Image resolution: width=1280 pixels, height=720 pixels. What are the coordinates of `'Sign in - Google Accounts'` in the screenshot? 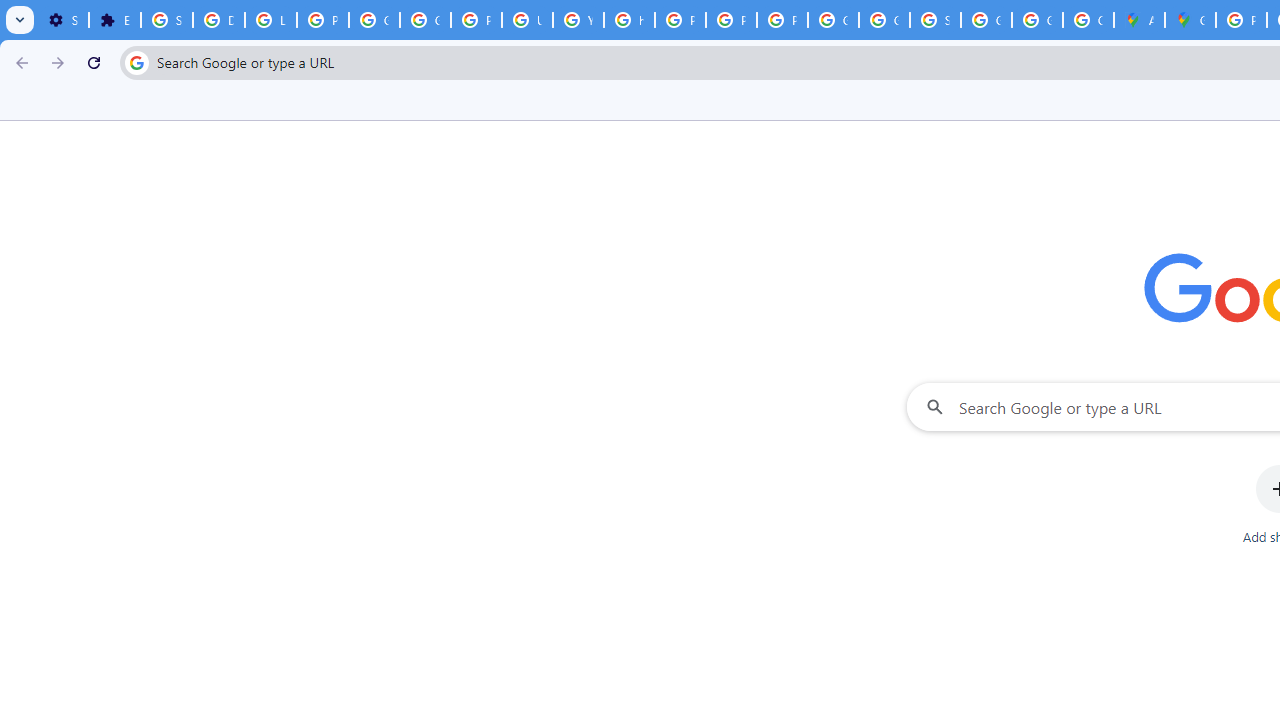 It's located at (167, 20).